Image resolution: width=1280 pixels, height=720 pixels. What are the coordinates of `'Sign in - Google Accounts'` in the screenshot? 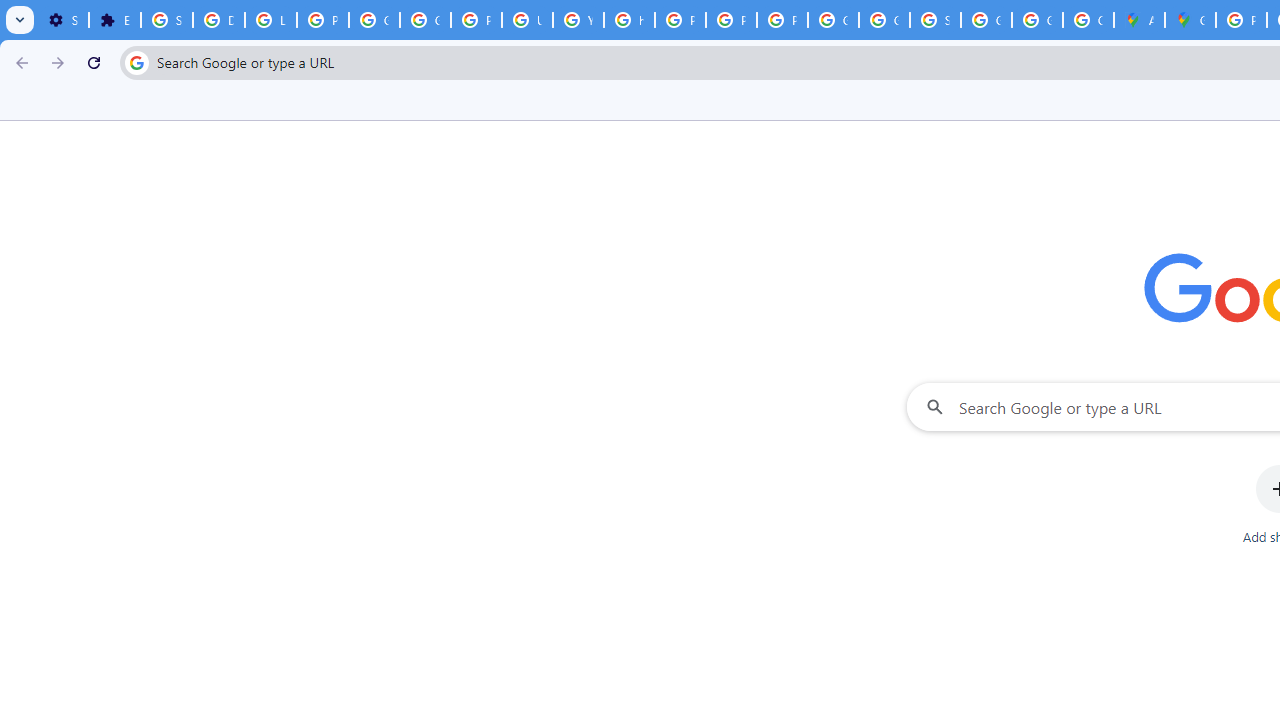 It's located at (167, 20).